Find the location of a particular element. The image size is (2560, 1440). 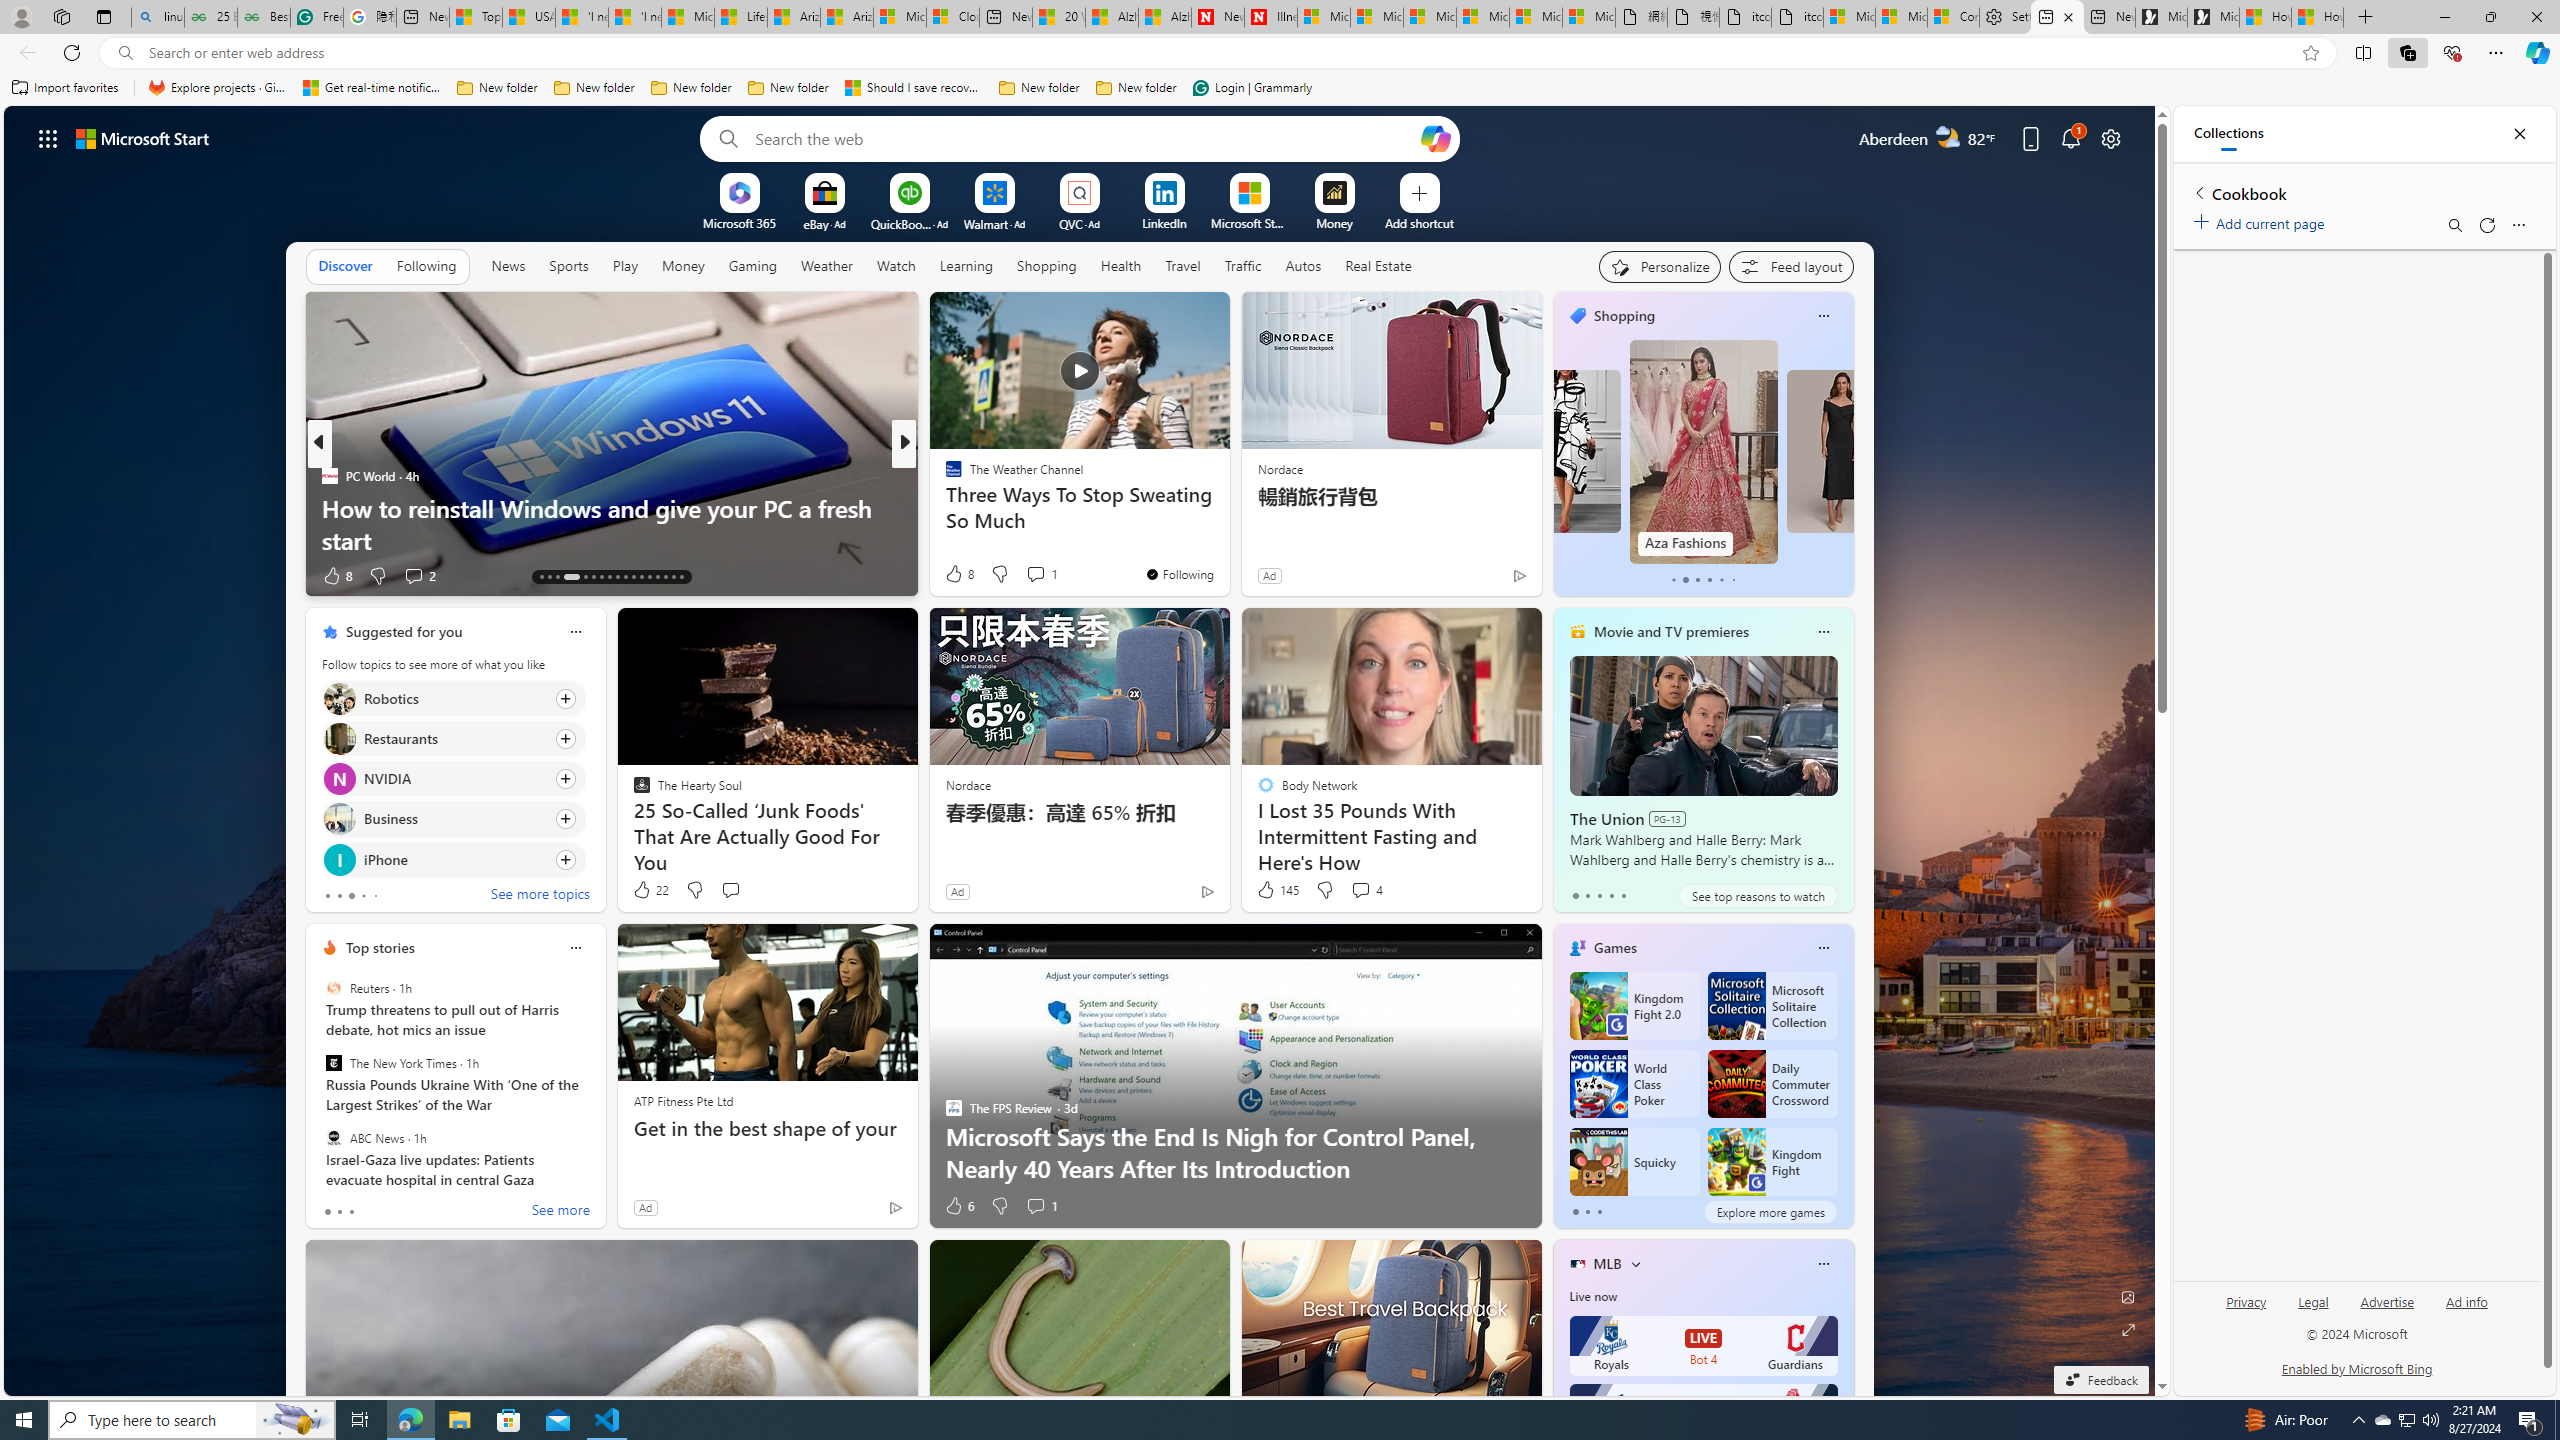

'Back to list of collections' is located at coordinates (2198, 191).